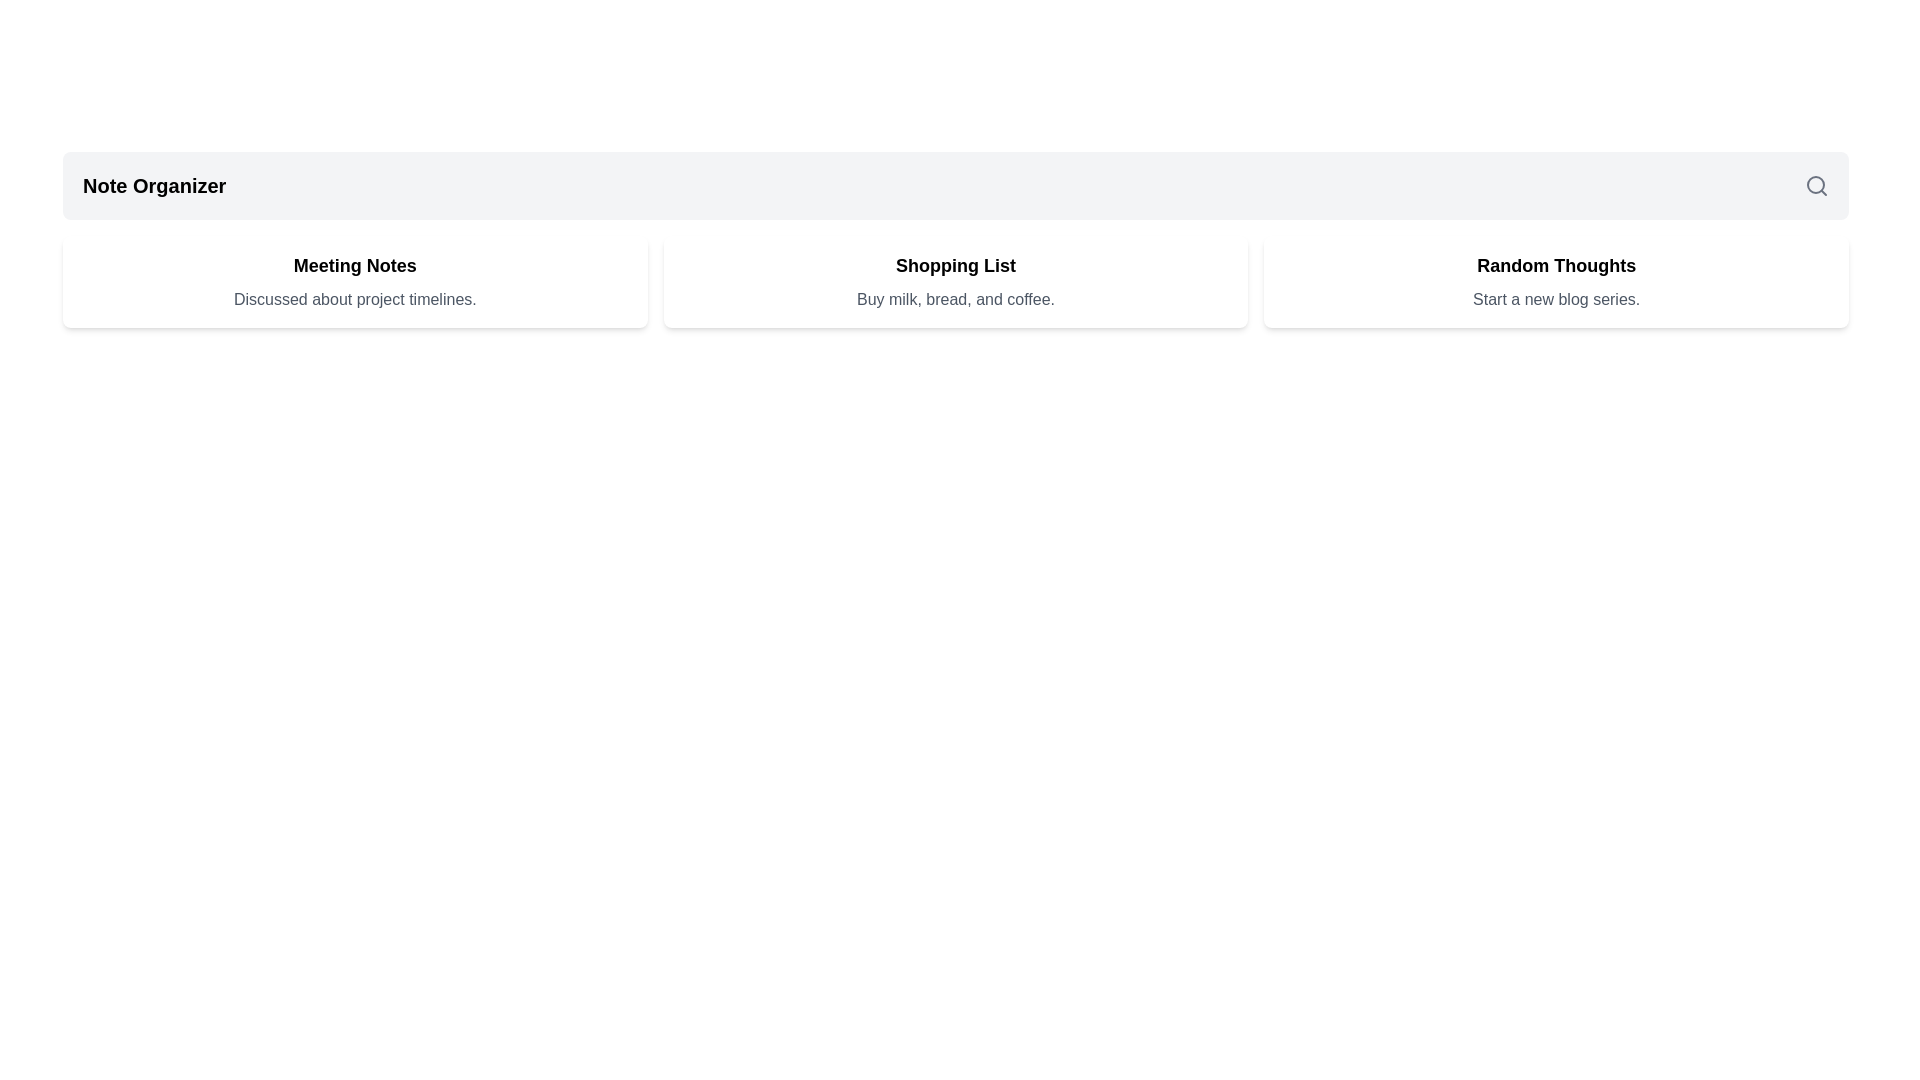 The image size is (1920, 1080). I want to click on the circular part of the magnifying glass icon located at the top-right corner of the interface, which is represented by an SVG Circle Element, so click(1815, 185).